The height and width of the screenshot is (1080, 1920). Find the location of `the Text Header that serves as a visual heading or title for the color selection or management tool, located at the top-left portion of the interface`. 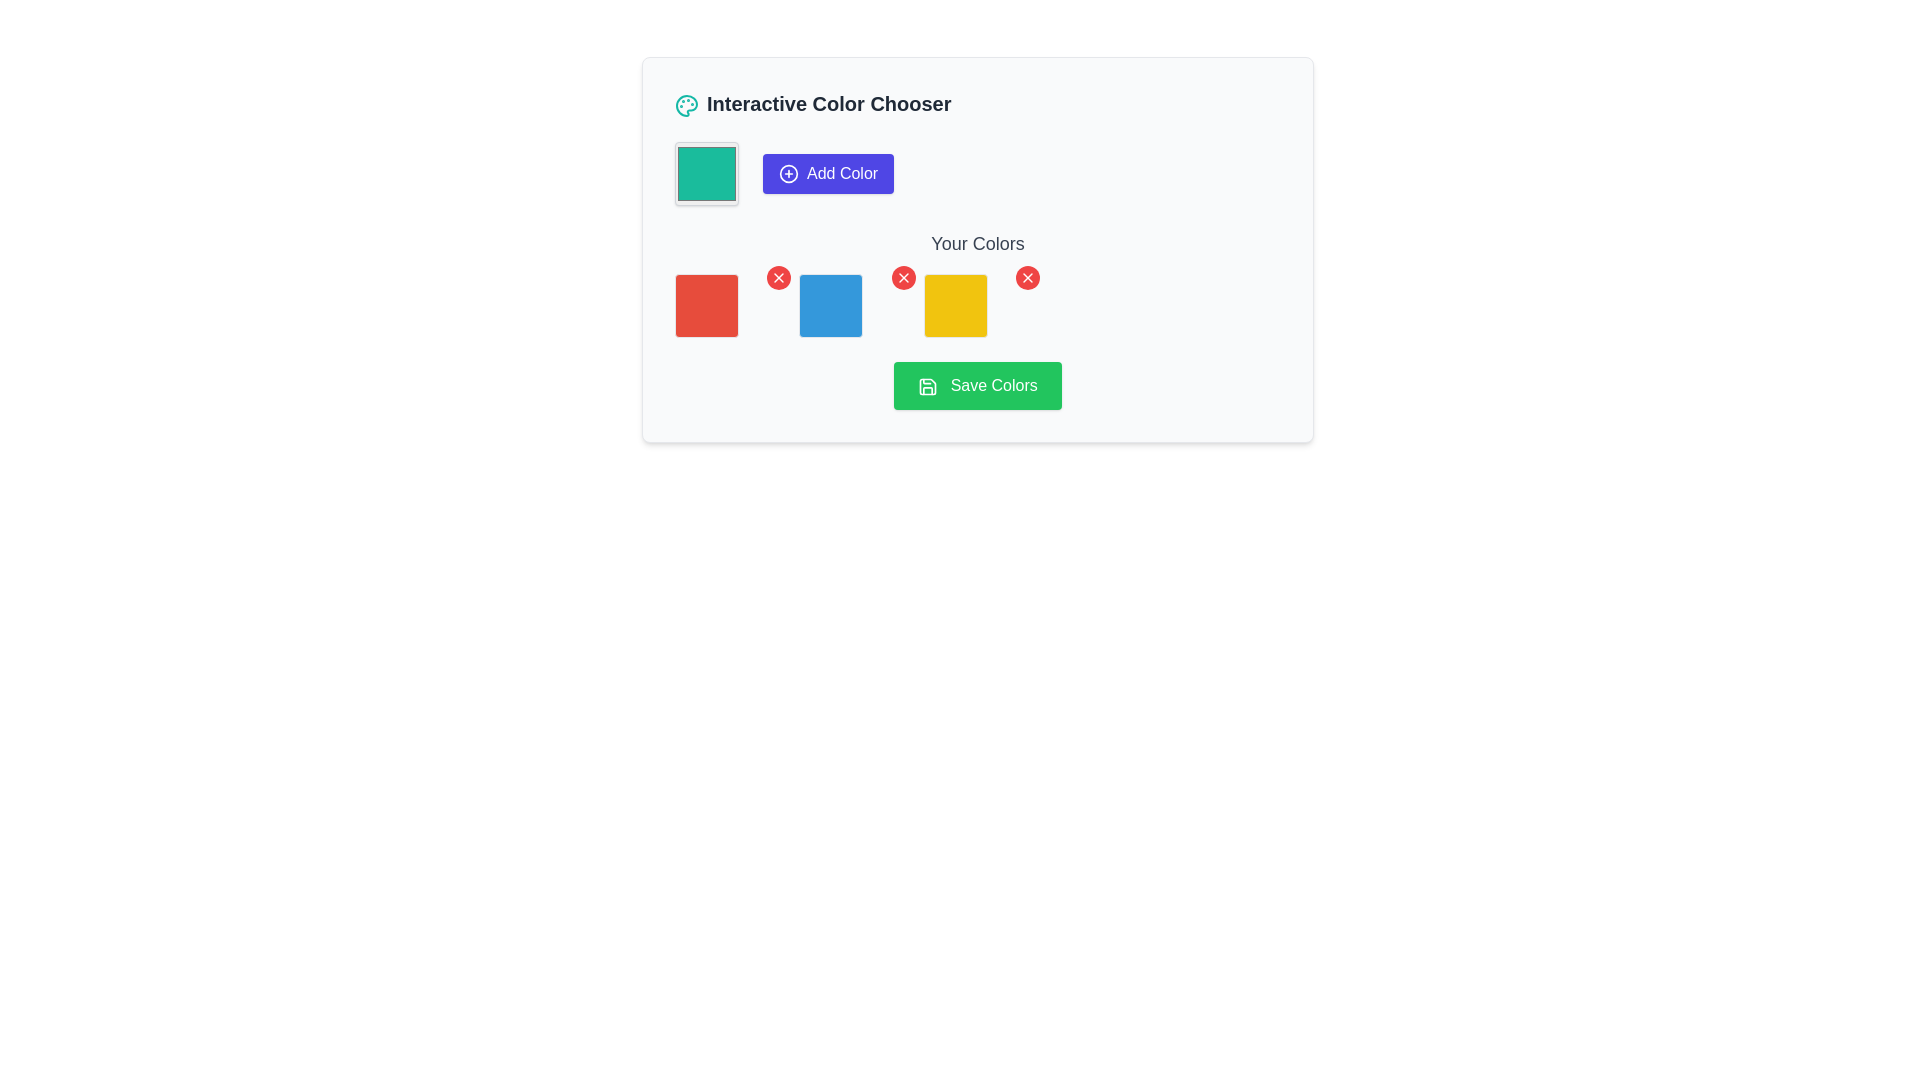

the Text Header that serves as a visual heading or title for the color selection or management tool, located at the top-left portion of the interface is located at coordinates (813, 104).